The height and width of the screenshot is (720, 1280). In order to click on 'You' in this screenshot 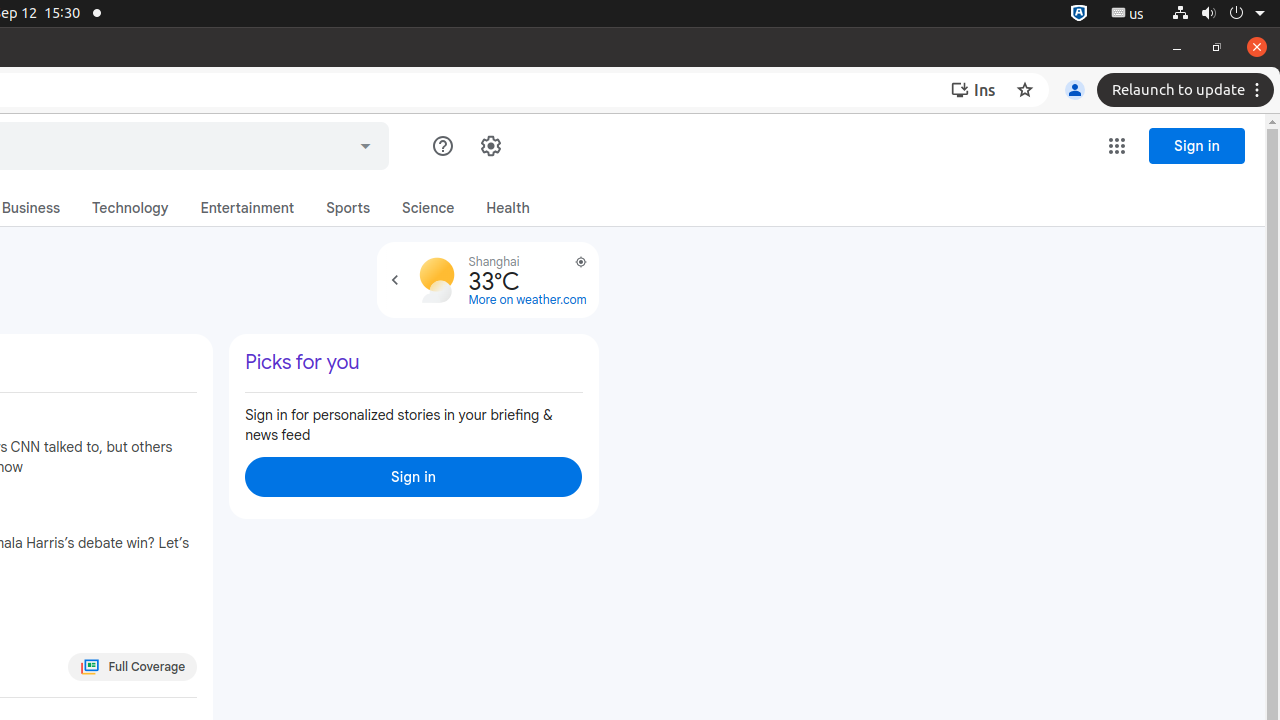, I will do `click(1073, 90)`.